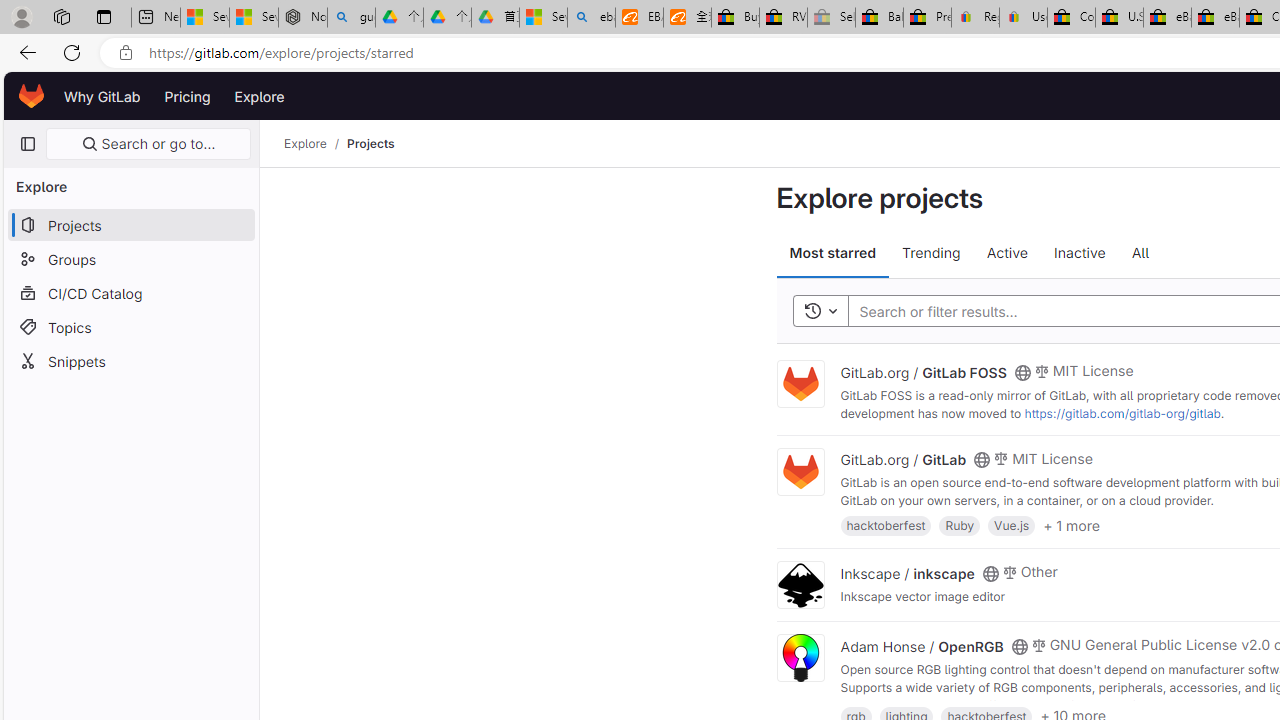 Image resolution: width=1280 pixels, height=720 pixels. Describe the element at coordinates (130, 258) in the screenshot. I see `'Groups'` at that location.